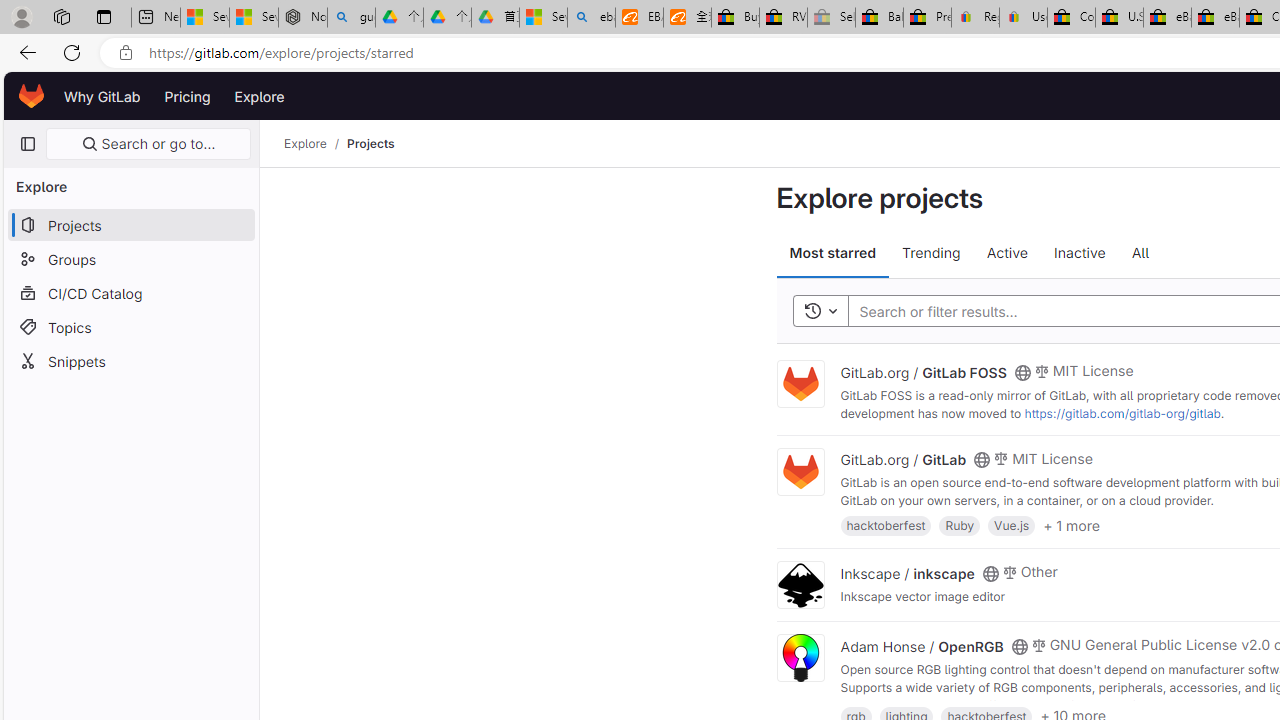 Image resolution: width=1280 pixels, height=720 pixels. Describe the element at coordinates (130, 258) in the screenshot. I see `'Groups'` at that location.